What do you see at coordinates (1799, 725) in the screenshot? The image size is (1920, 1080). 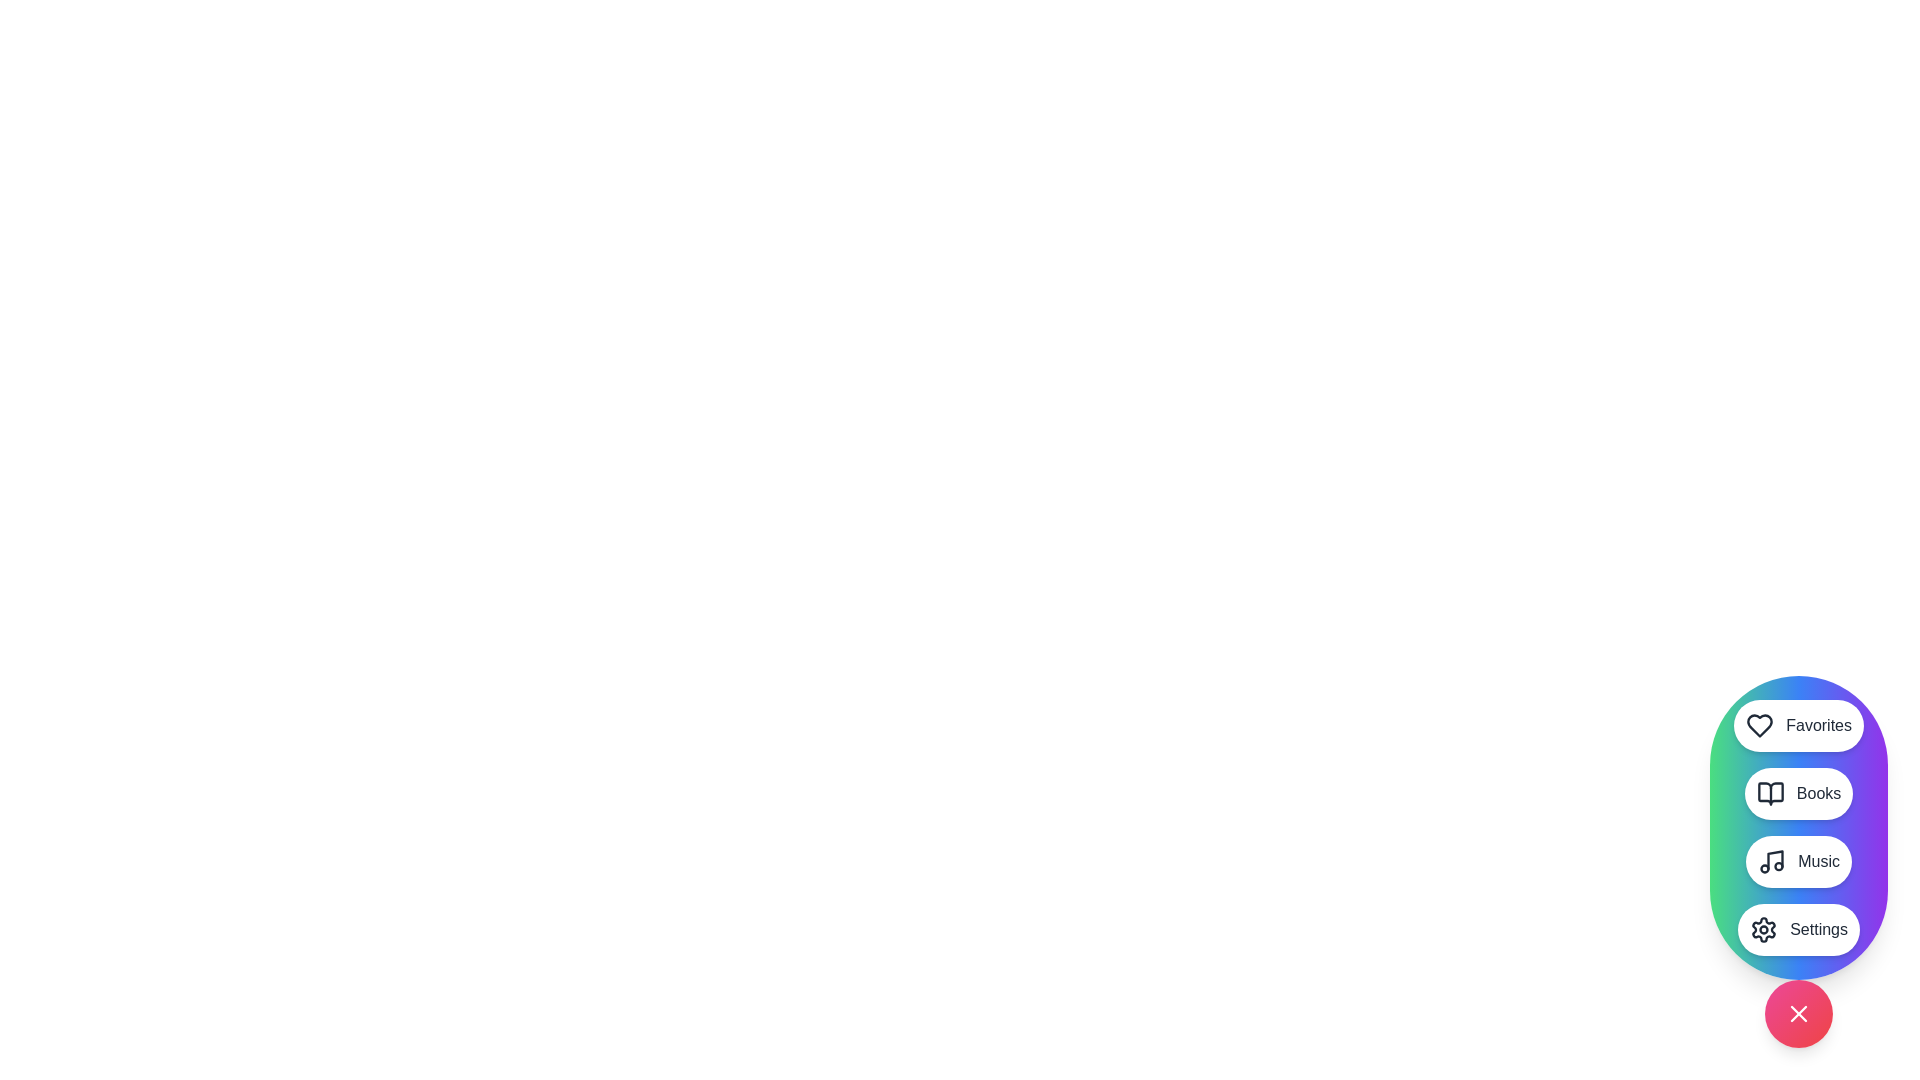 I see `the menu option Favorites to perform its associated action` at bounding box center [1799, 725].